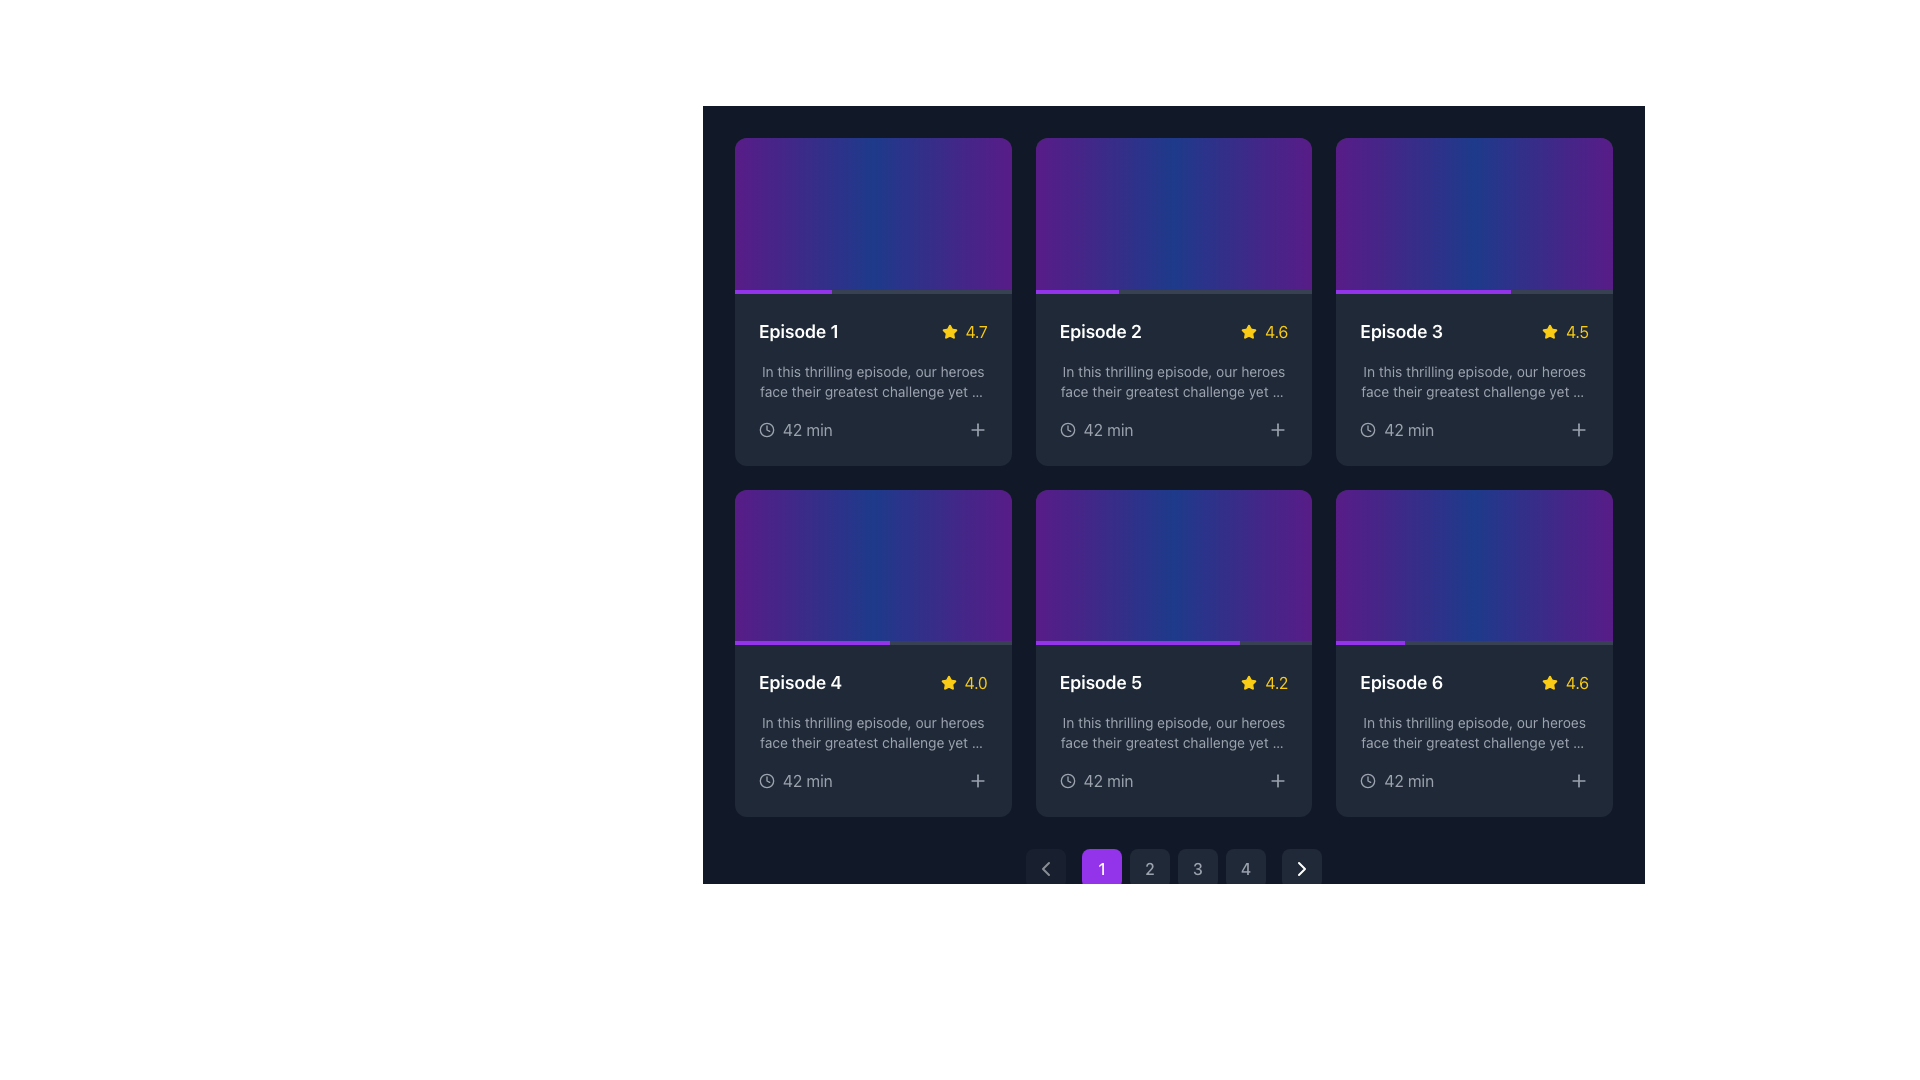 This screenshot has width=1920, height=1080. Describe the element at coordinates (1245, 867) in the screenshot. I see `the fourth pagination control button located at the bottom center of the user interface` at that location.